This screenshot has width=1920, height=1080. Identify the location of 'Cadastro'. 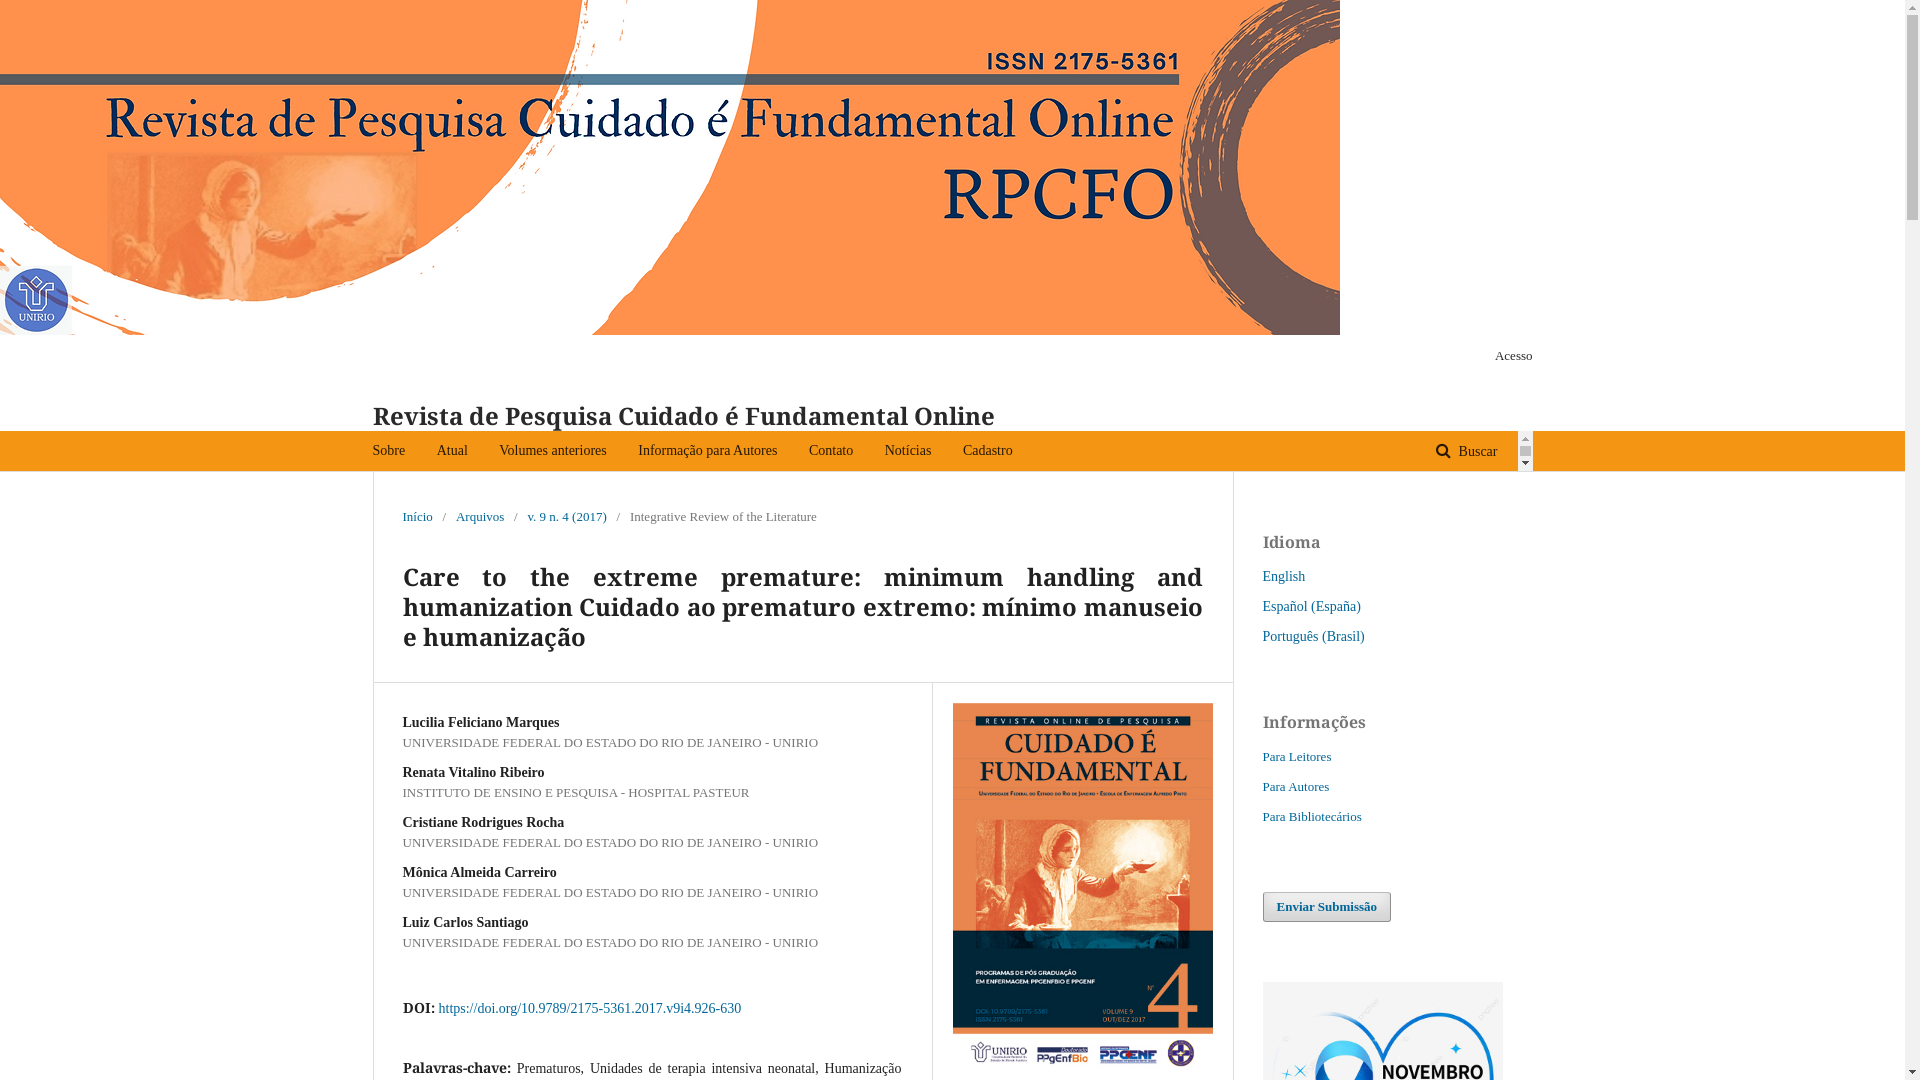
(988, 451).